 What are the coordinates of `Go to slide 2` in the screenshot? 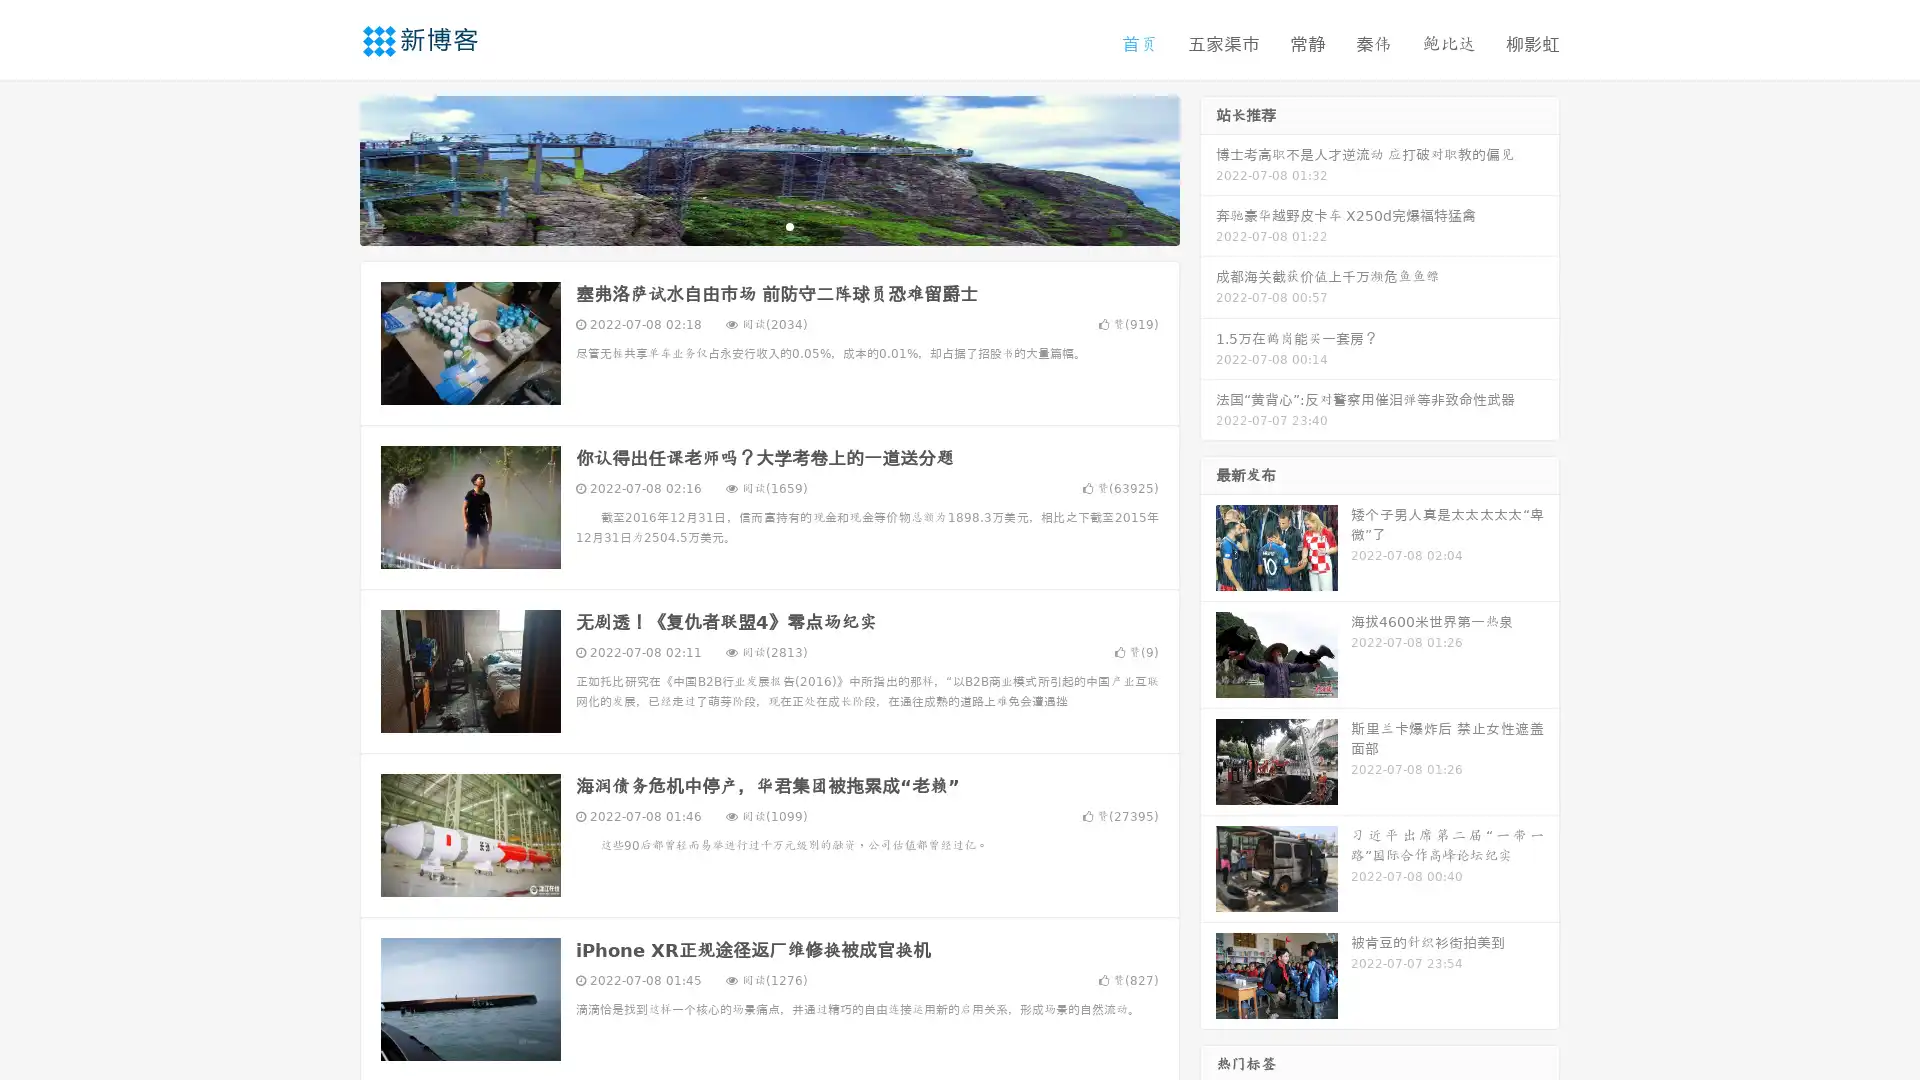 It's located at (768, 225).